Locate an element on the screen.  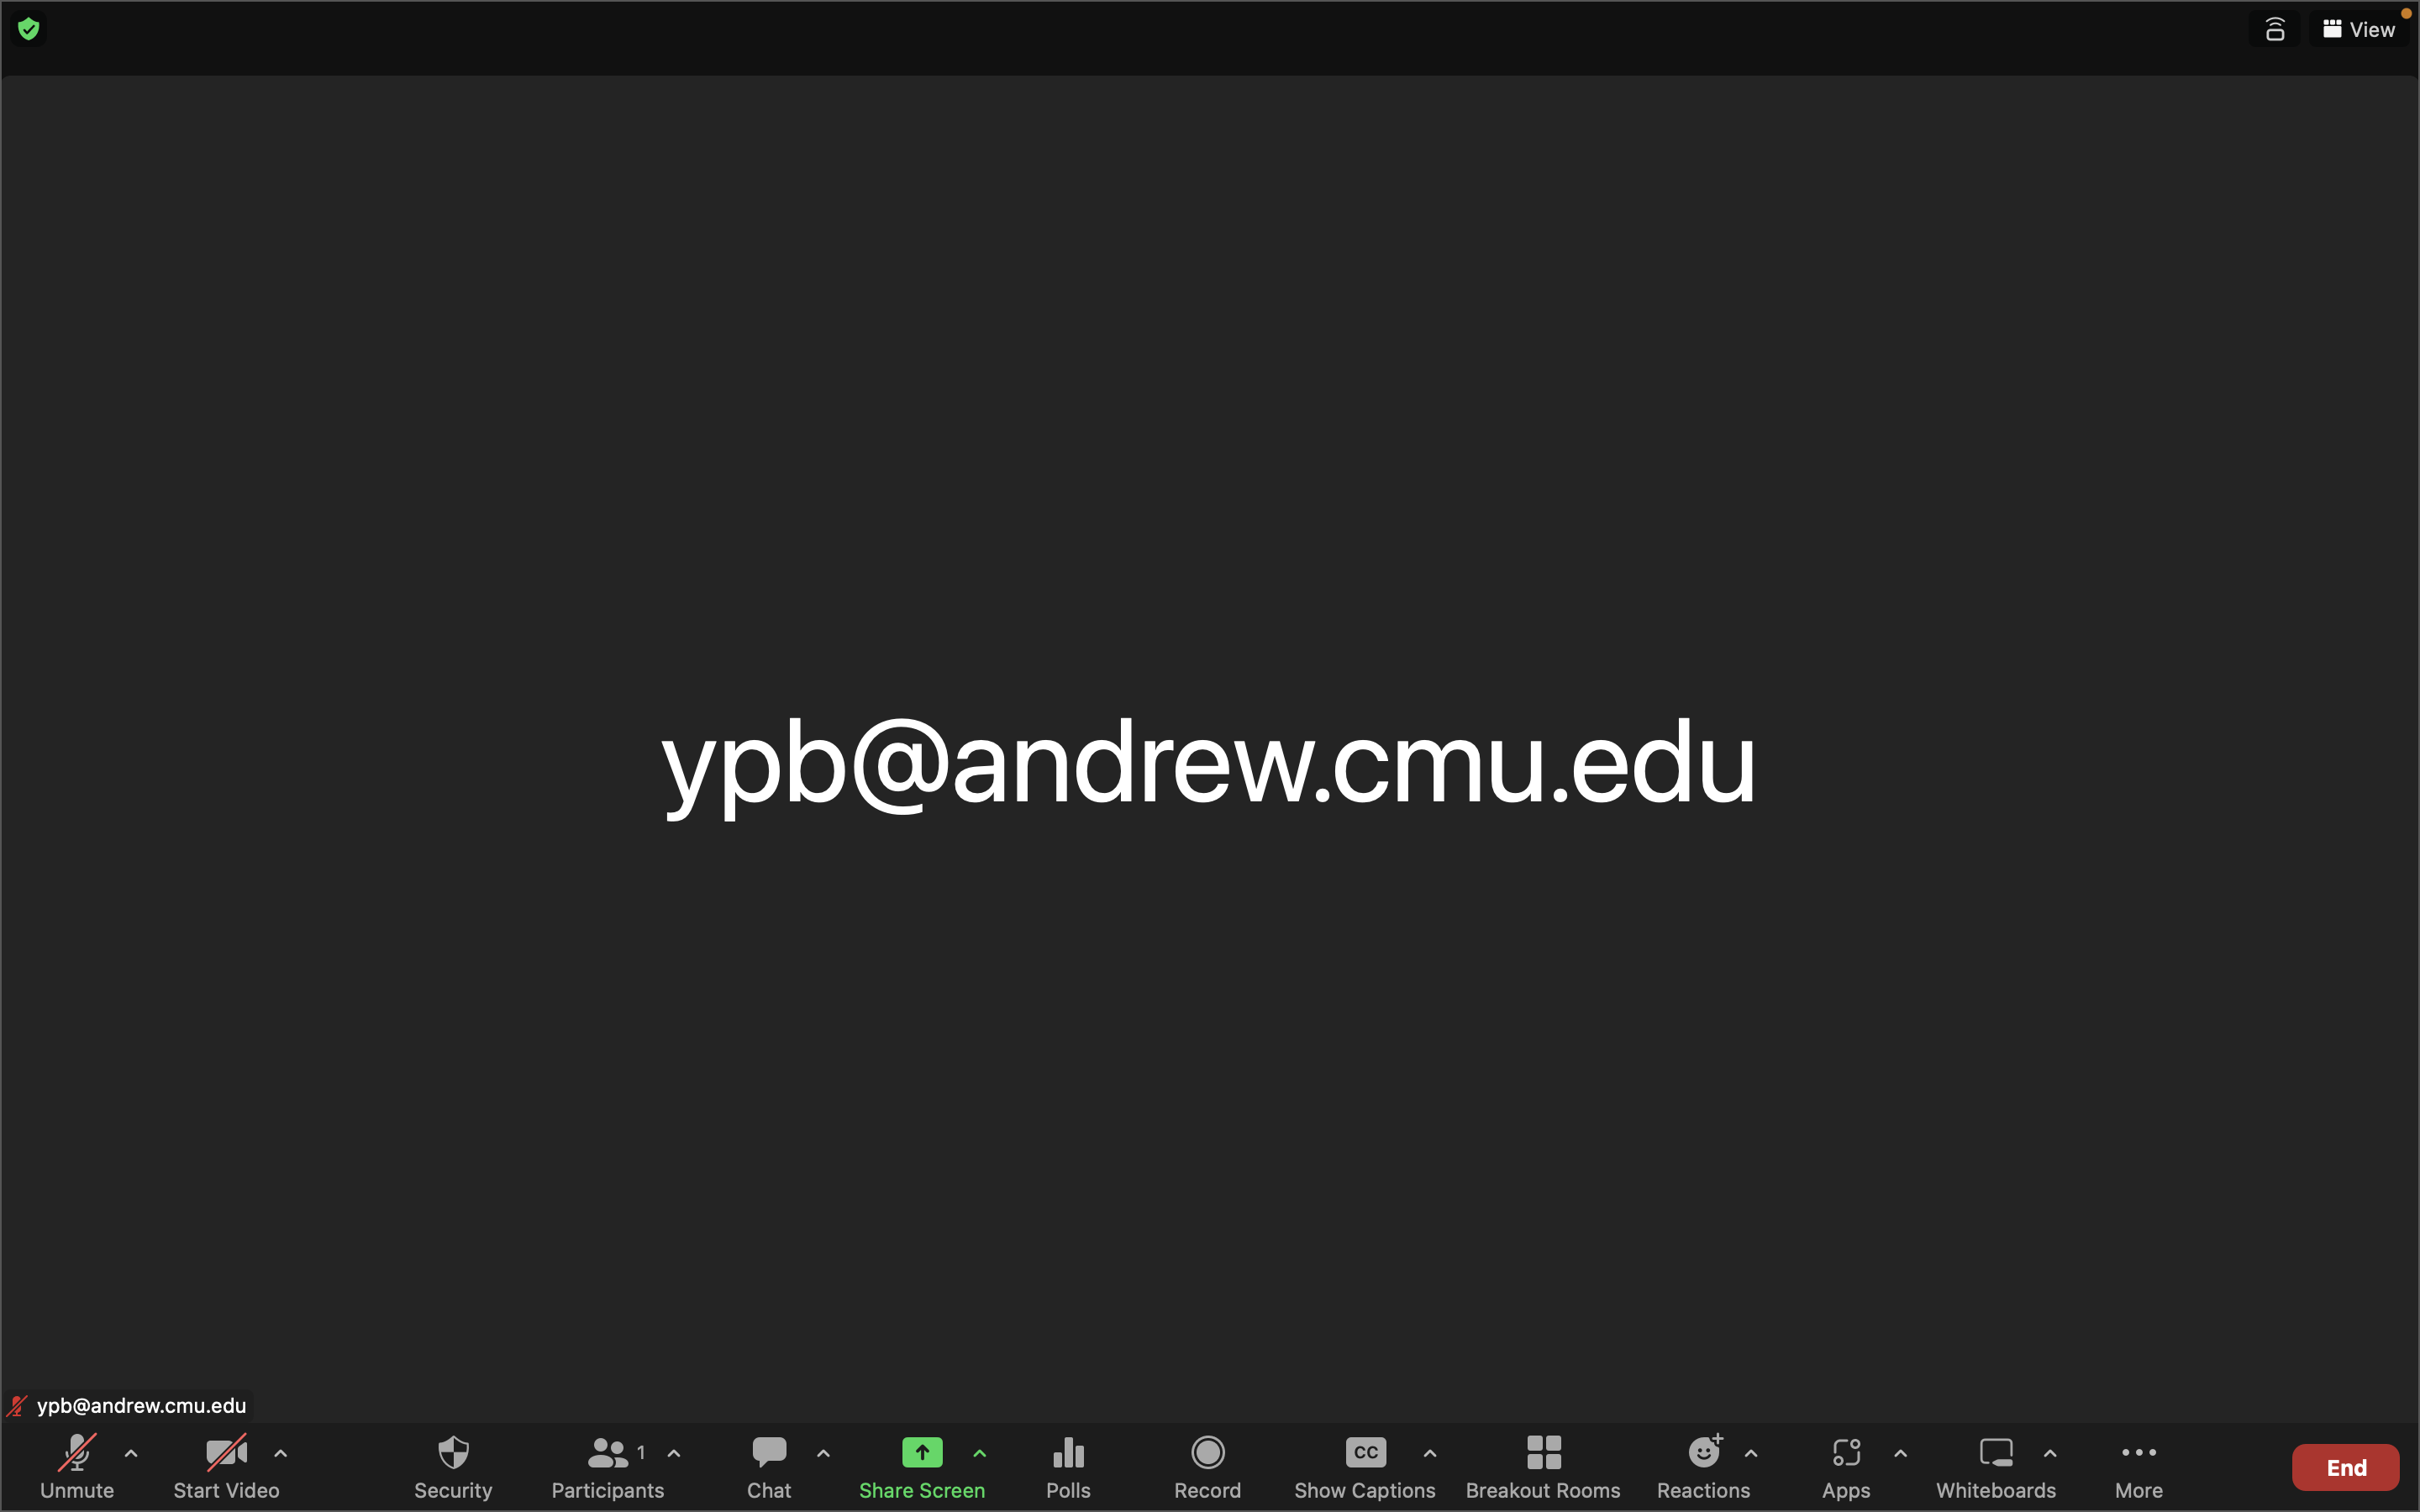
Go to the video settings is located at coordinates (278, 1461).